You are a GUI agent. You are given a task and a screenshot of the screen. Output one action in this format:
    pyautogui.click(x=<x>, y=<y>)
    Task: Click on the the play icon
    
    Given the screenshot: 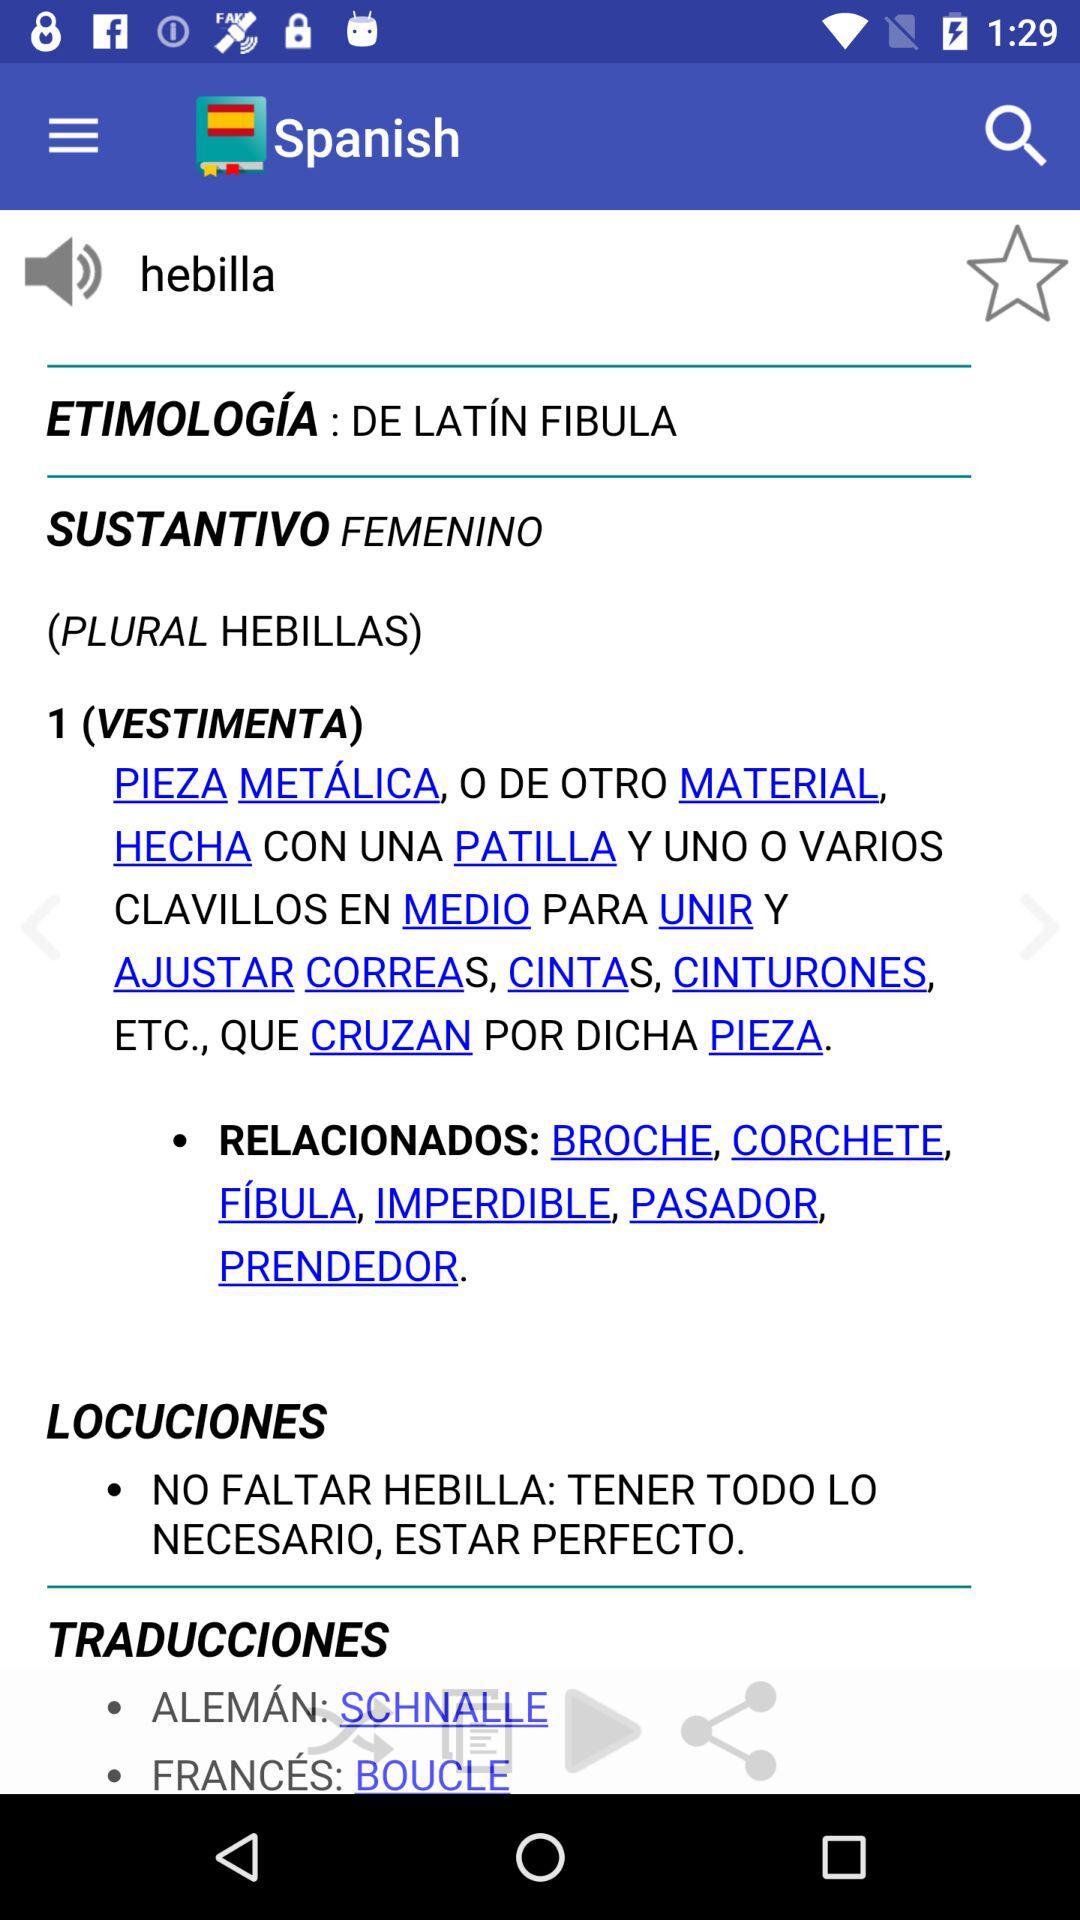 What is the action you would take?
    pyautogui.click(x=601, y=1730)
    